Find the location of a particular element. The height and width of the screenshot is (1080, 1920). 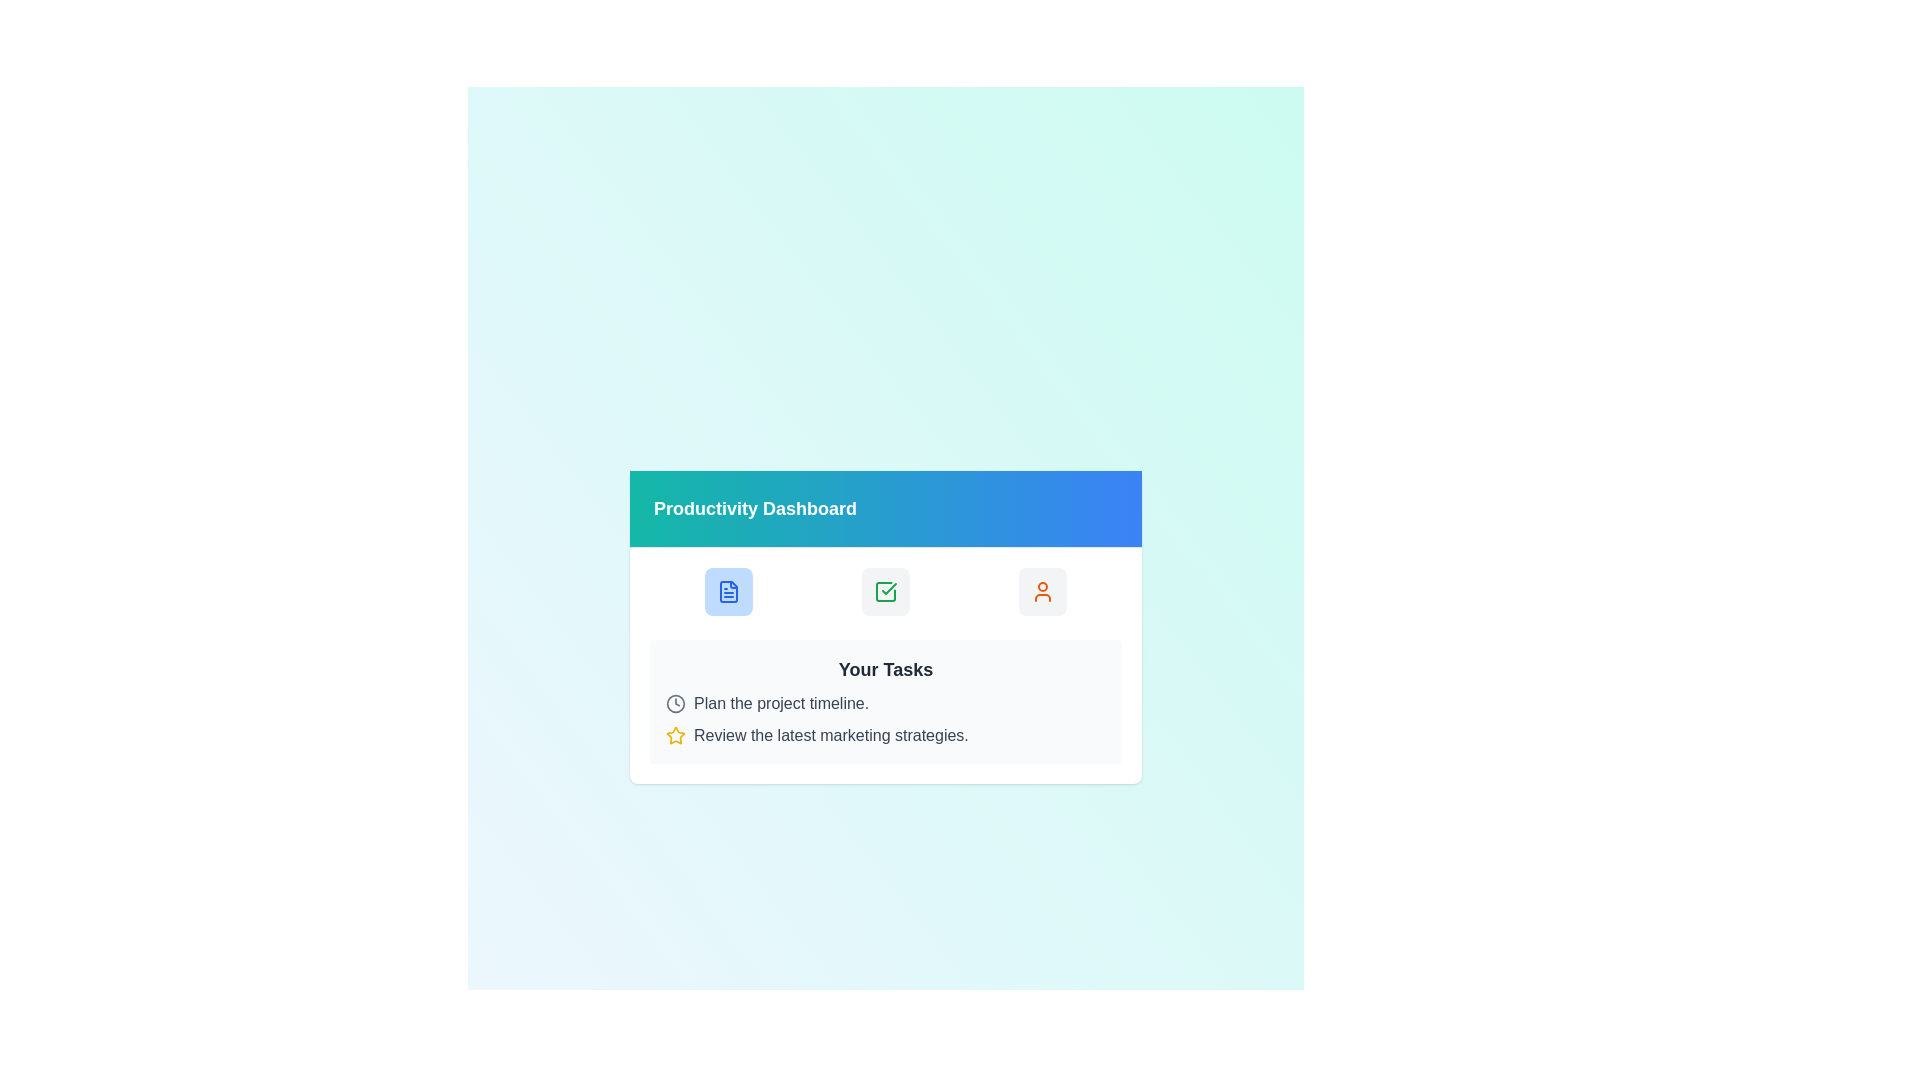

the blue button with rounded corners that has a document file icon in its center, located below the 'Productivity Dashboard' heading, to observe the hover effect is located at coordinates (727, 590).